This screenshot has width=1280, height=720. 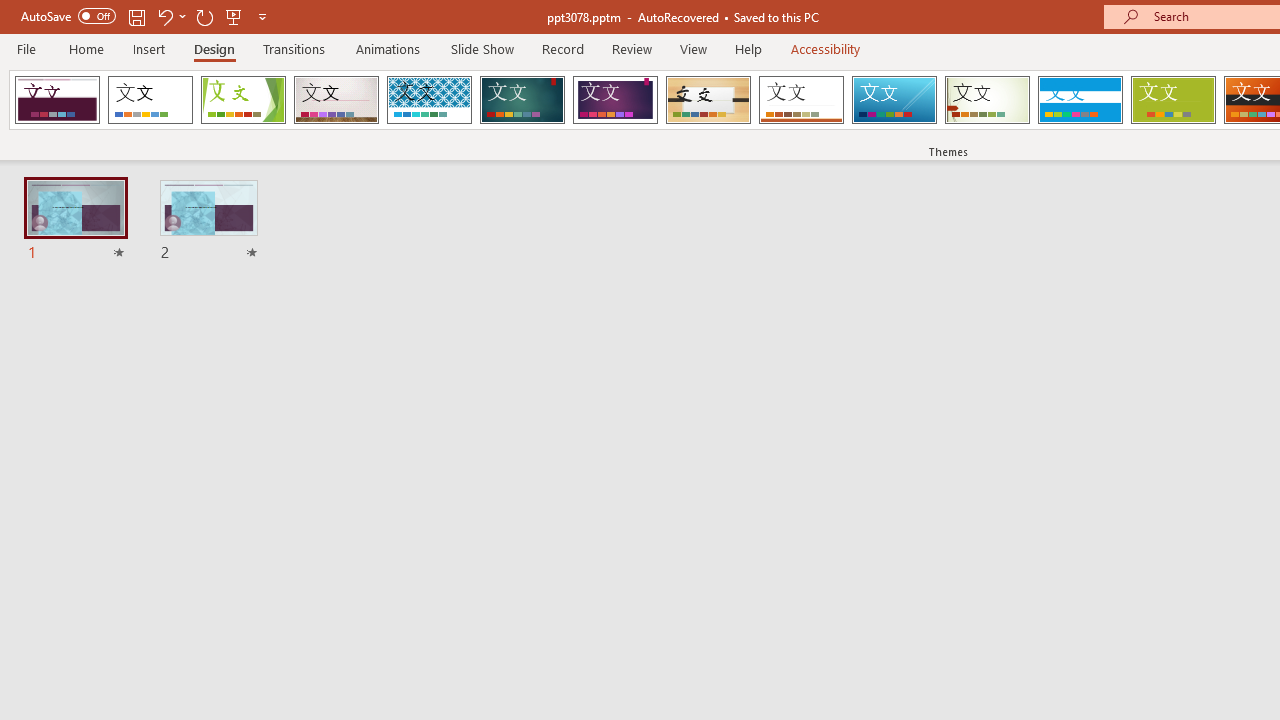 I want to click on 'Wisp', so click(x=987, y=100).